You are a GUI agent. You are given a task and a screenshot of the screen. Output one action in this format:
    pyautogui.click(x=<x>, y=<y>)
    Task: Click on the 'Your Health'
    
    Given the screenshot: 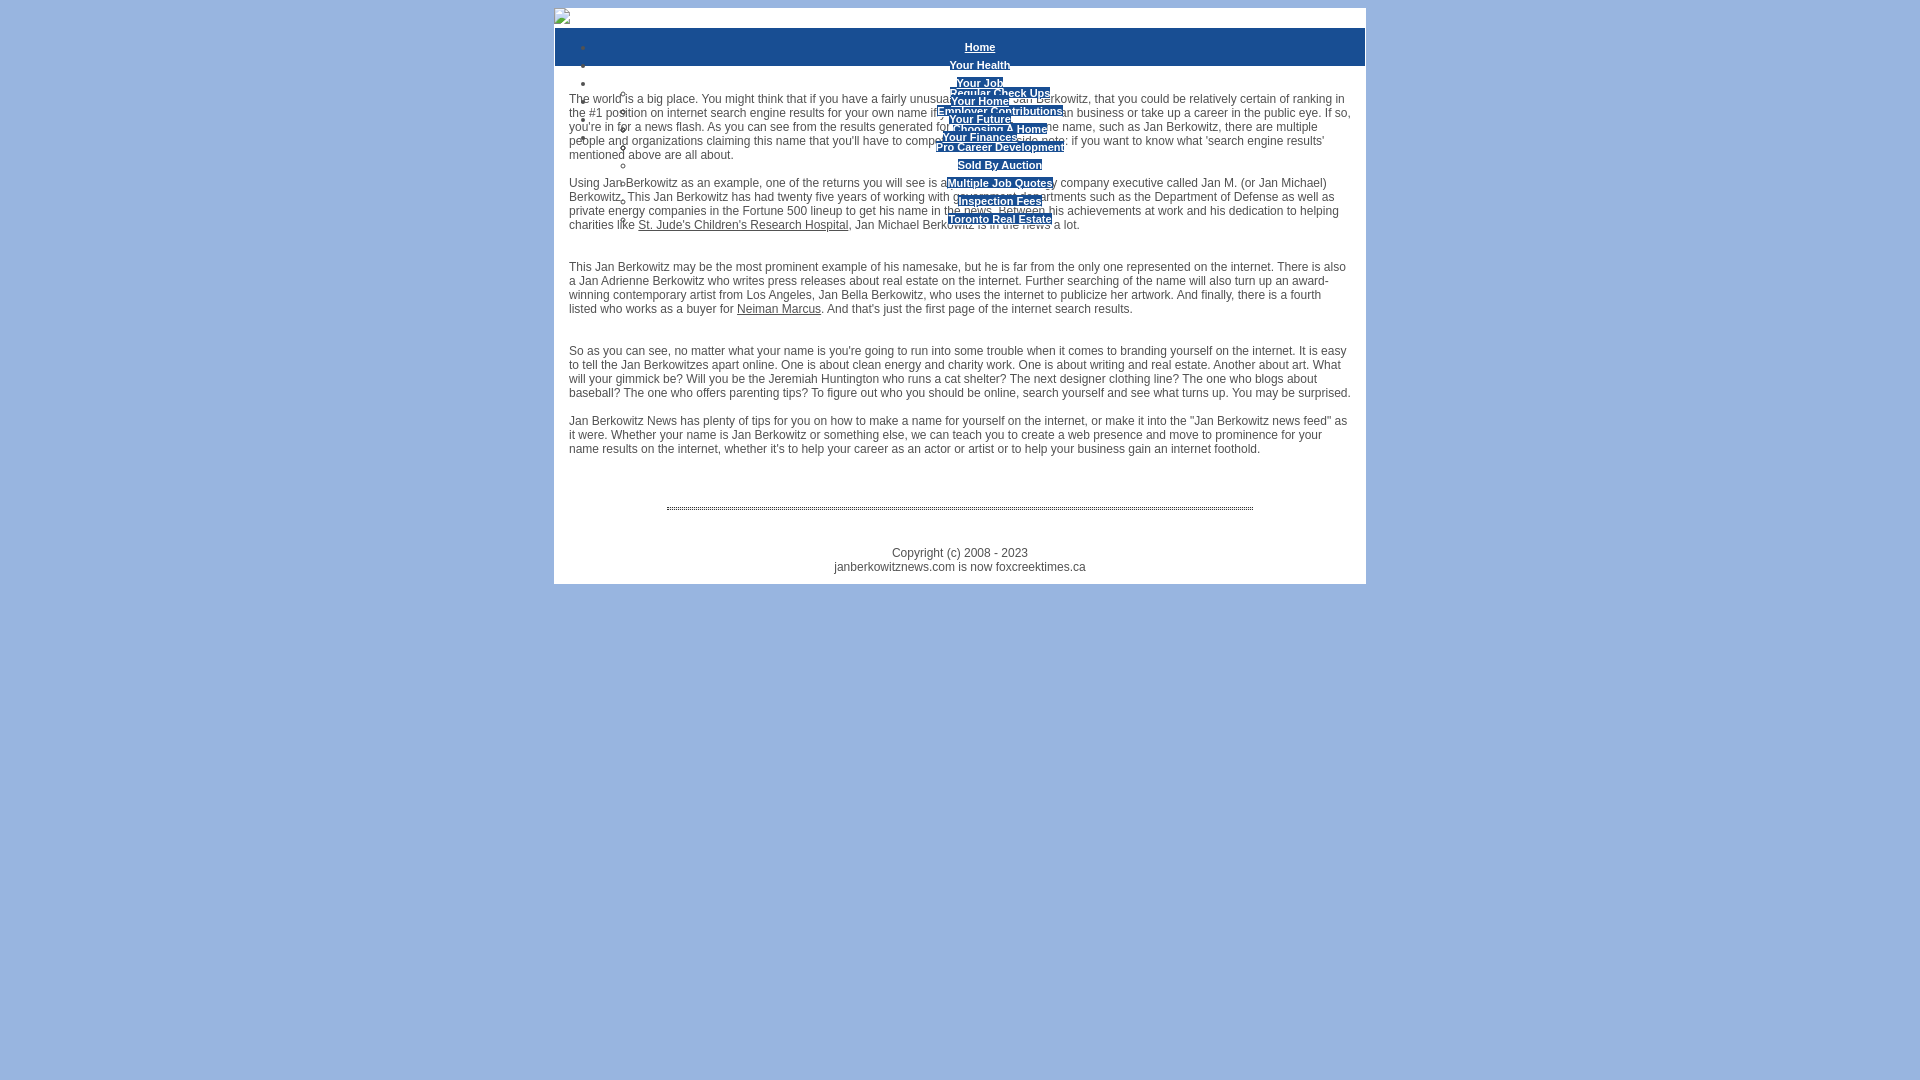 What is the action you would take?
    pyautogui.click(x=980, y=64)
    